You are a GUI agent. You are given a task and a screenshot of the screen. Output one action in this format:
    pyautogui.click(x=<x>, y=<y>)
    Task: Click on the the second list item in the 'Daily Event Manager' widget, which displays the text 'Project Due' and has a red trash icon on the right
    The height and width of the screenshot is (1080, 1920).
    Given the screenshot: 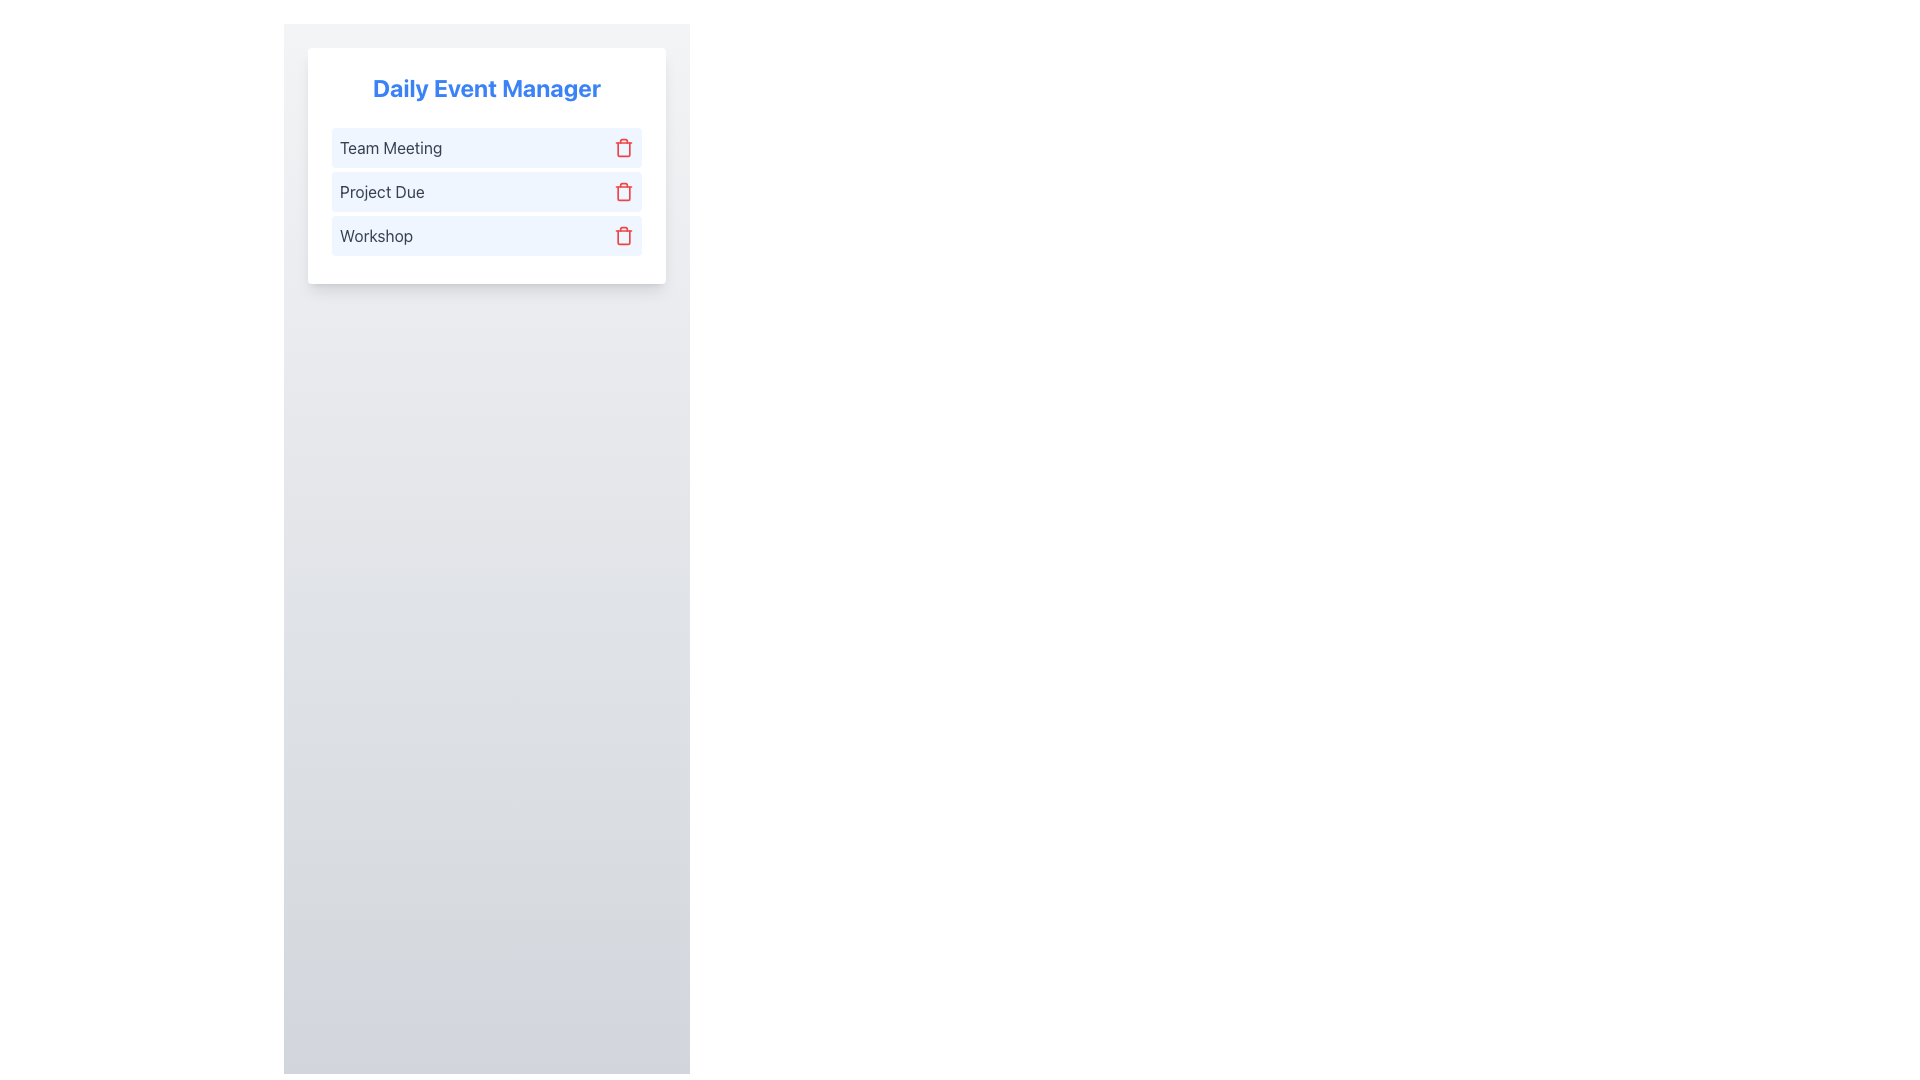 What is the action you would take?
    pyautogui.click(x=486, y=192)
    